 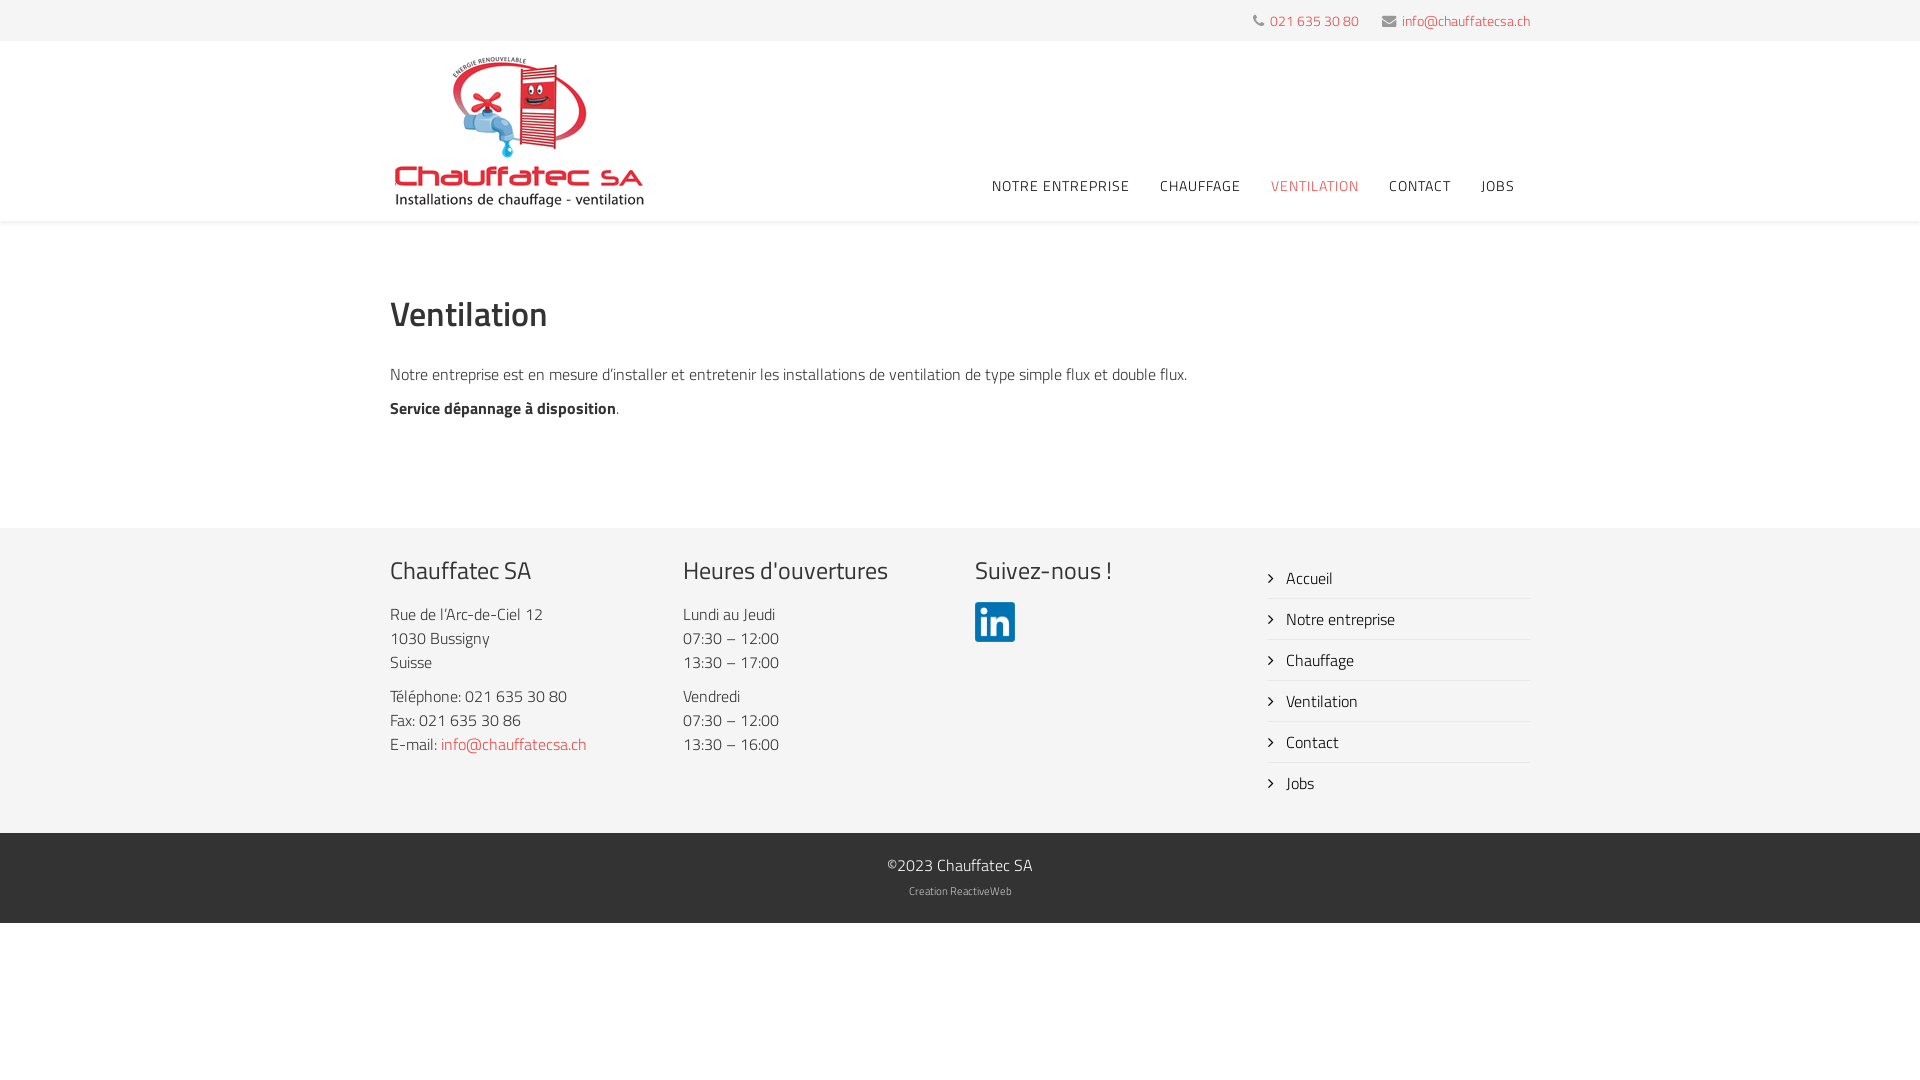 I want to click on 'Contact', so click(x=1398, y=741).